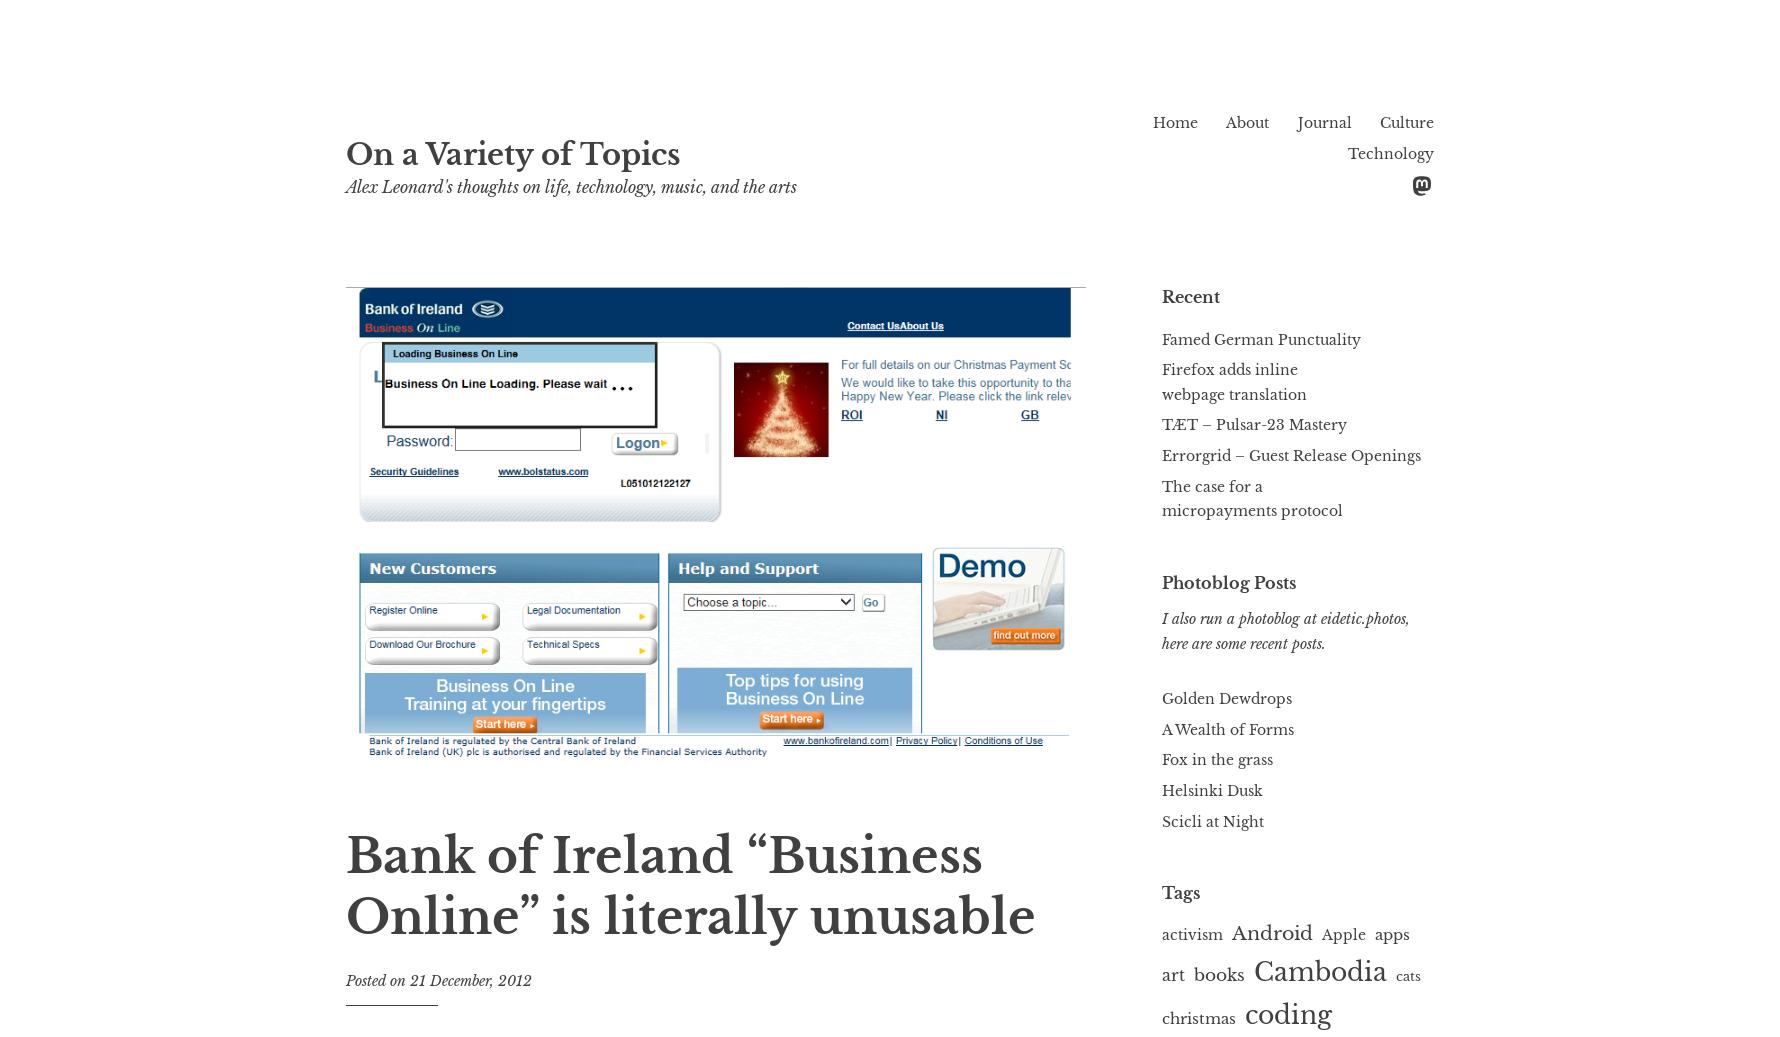  Describe the element at coordinates (1212, 789) in the screenshot. I see `'Helsinki Dusk'` at that location.